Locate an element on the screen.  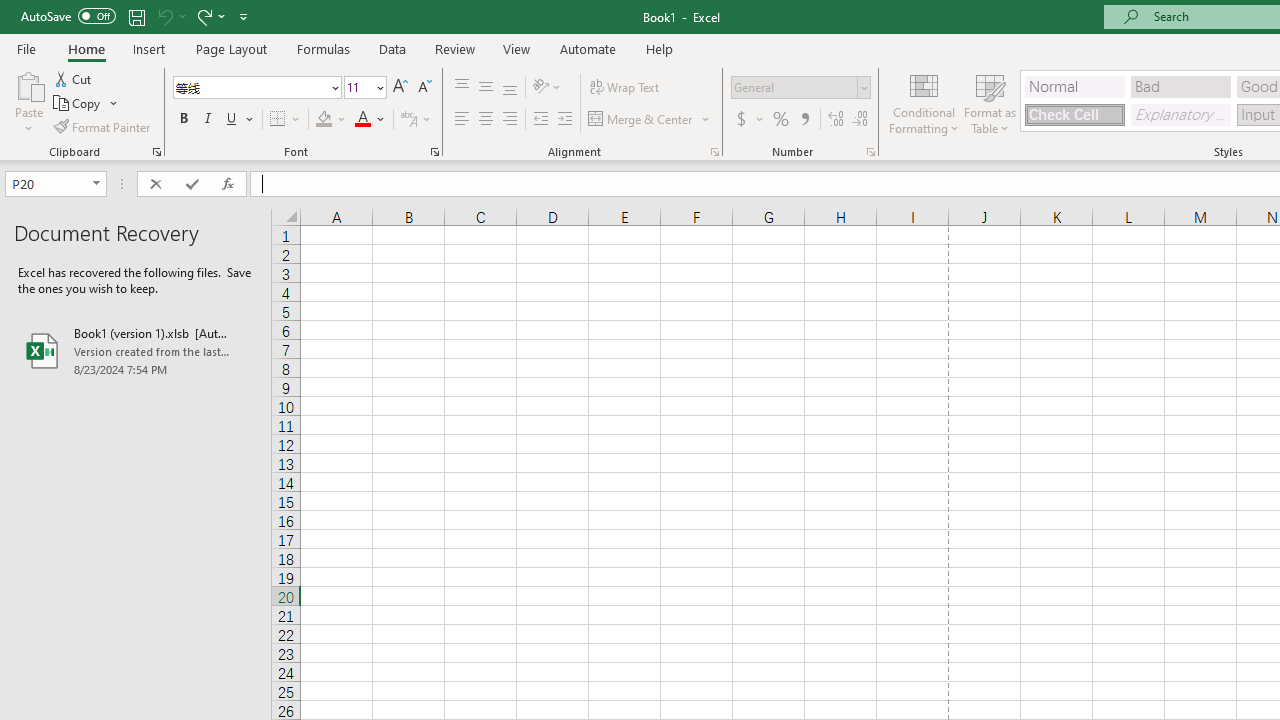
'Format Cell Font' is located at coordinates (434, 150).